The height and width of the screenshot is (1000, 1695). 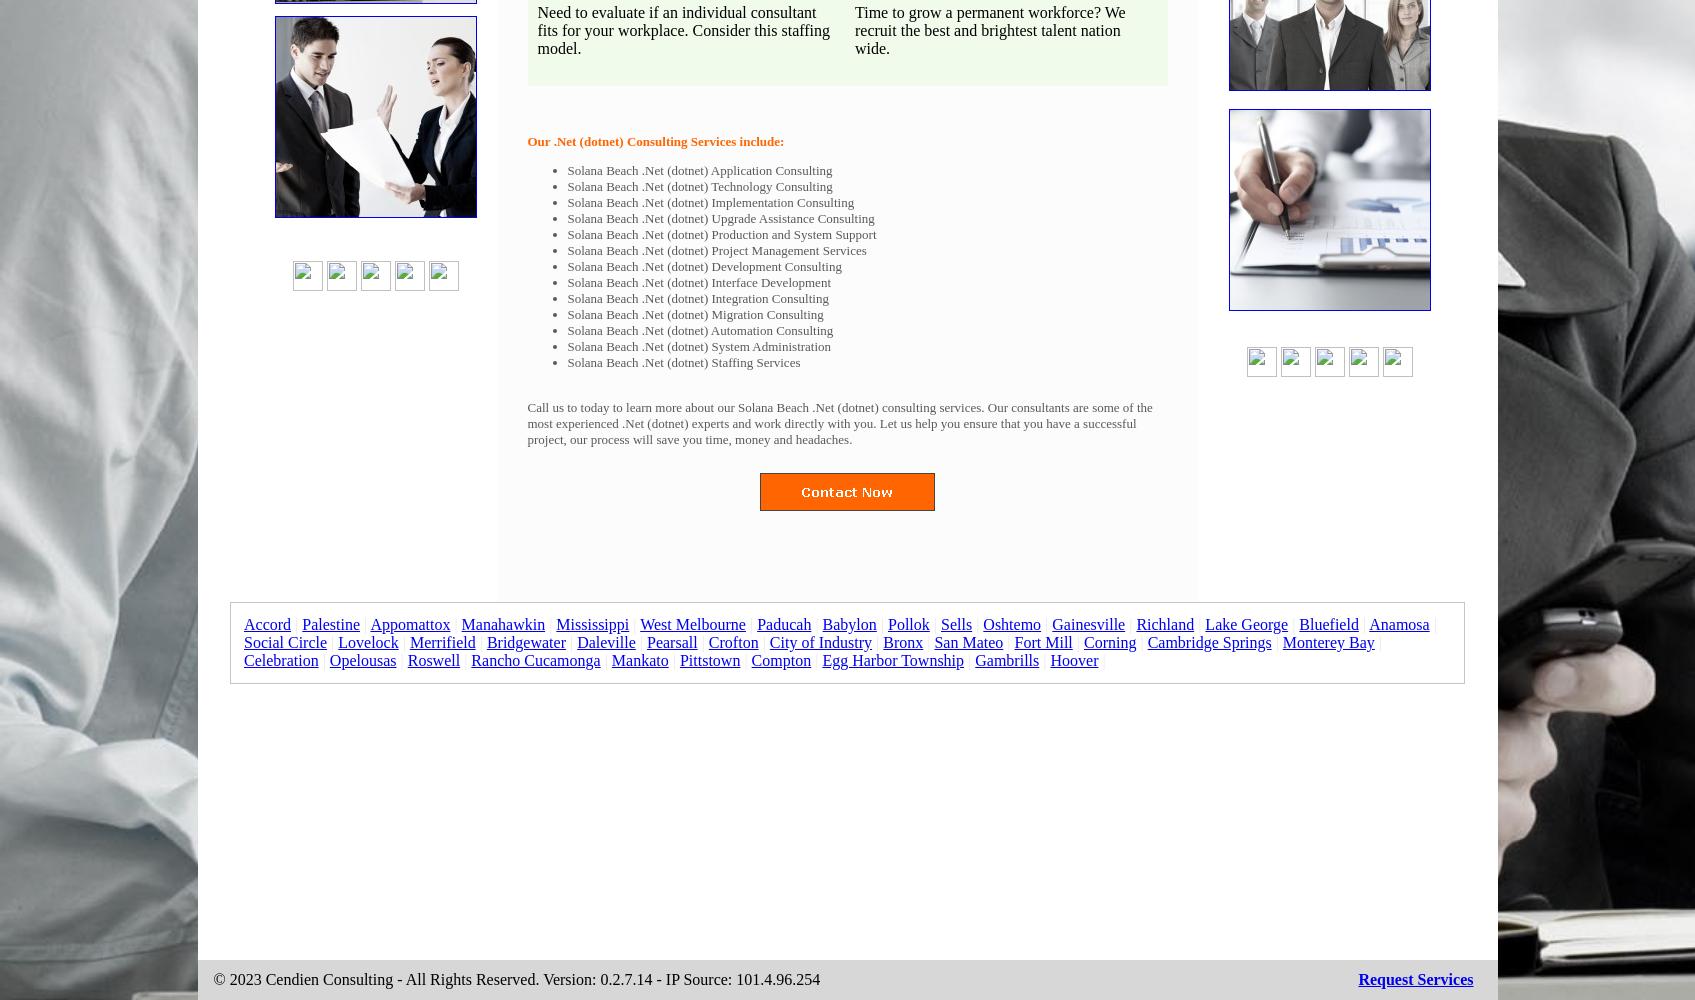 I want to click on 'Oshtemo', so click(x=1011, y=623).